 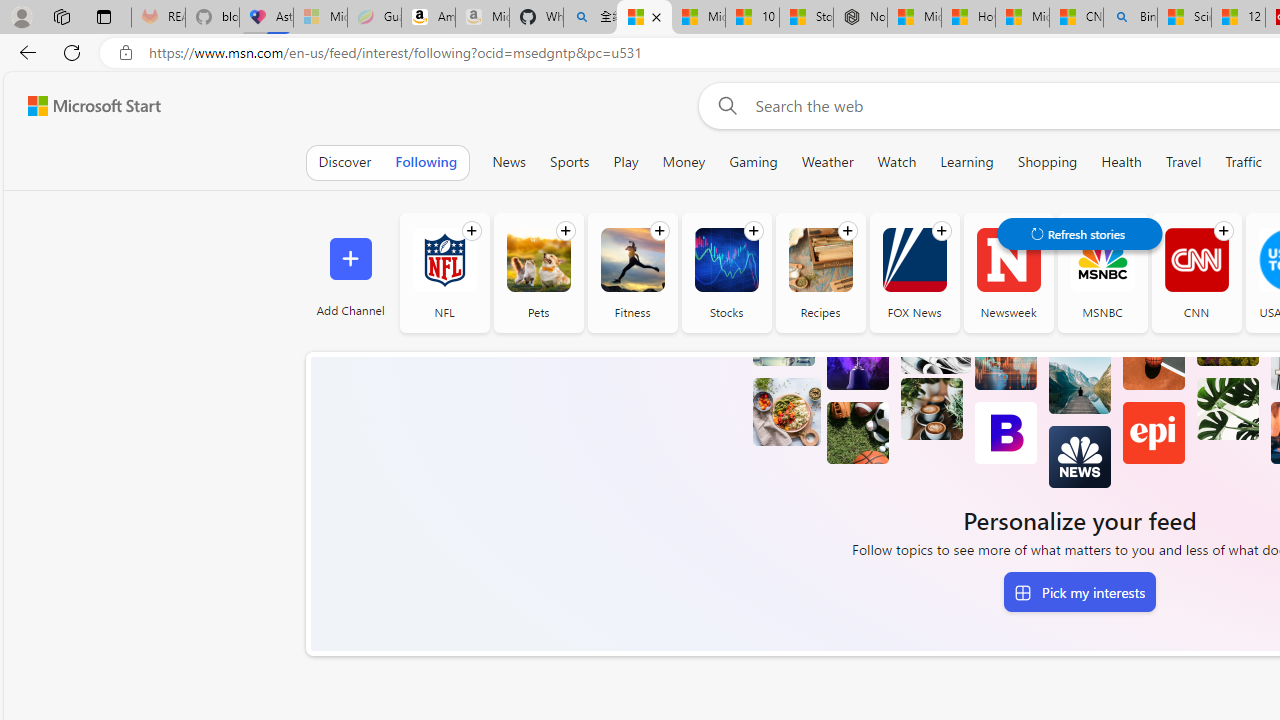 What do you see at coordinates (913, 272) in the screenshot?
I see `'FOX News'` at bounding box center [913, 272].